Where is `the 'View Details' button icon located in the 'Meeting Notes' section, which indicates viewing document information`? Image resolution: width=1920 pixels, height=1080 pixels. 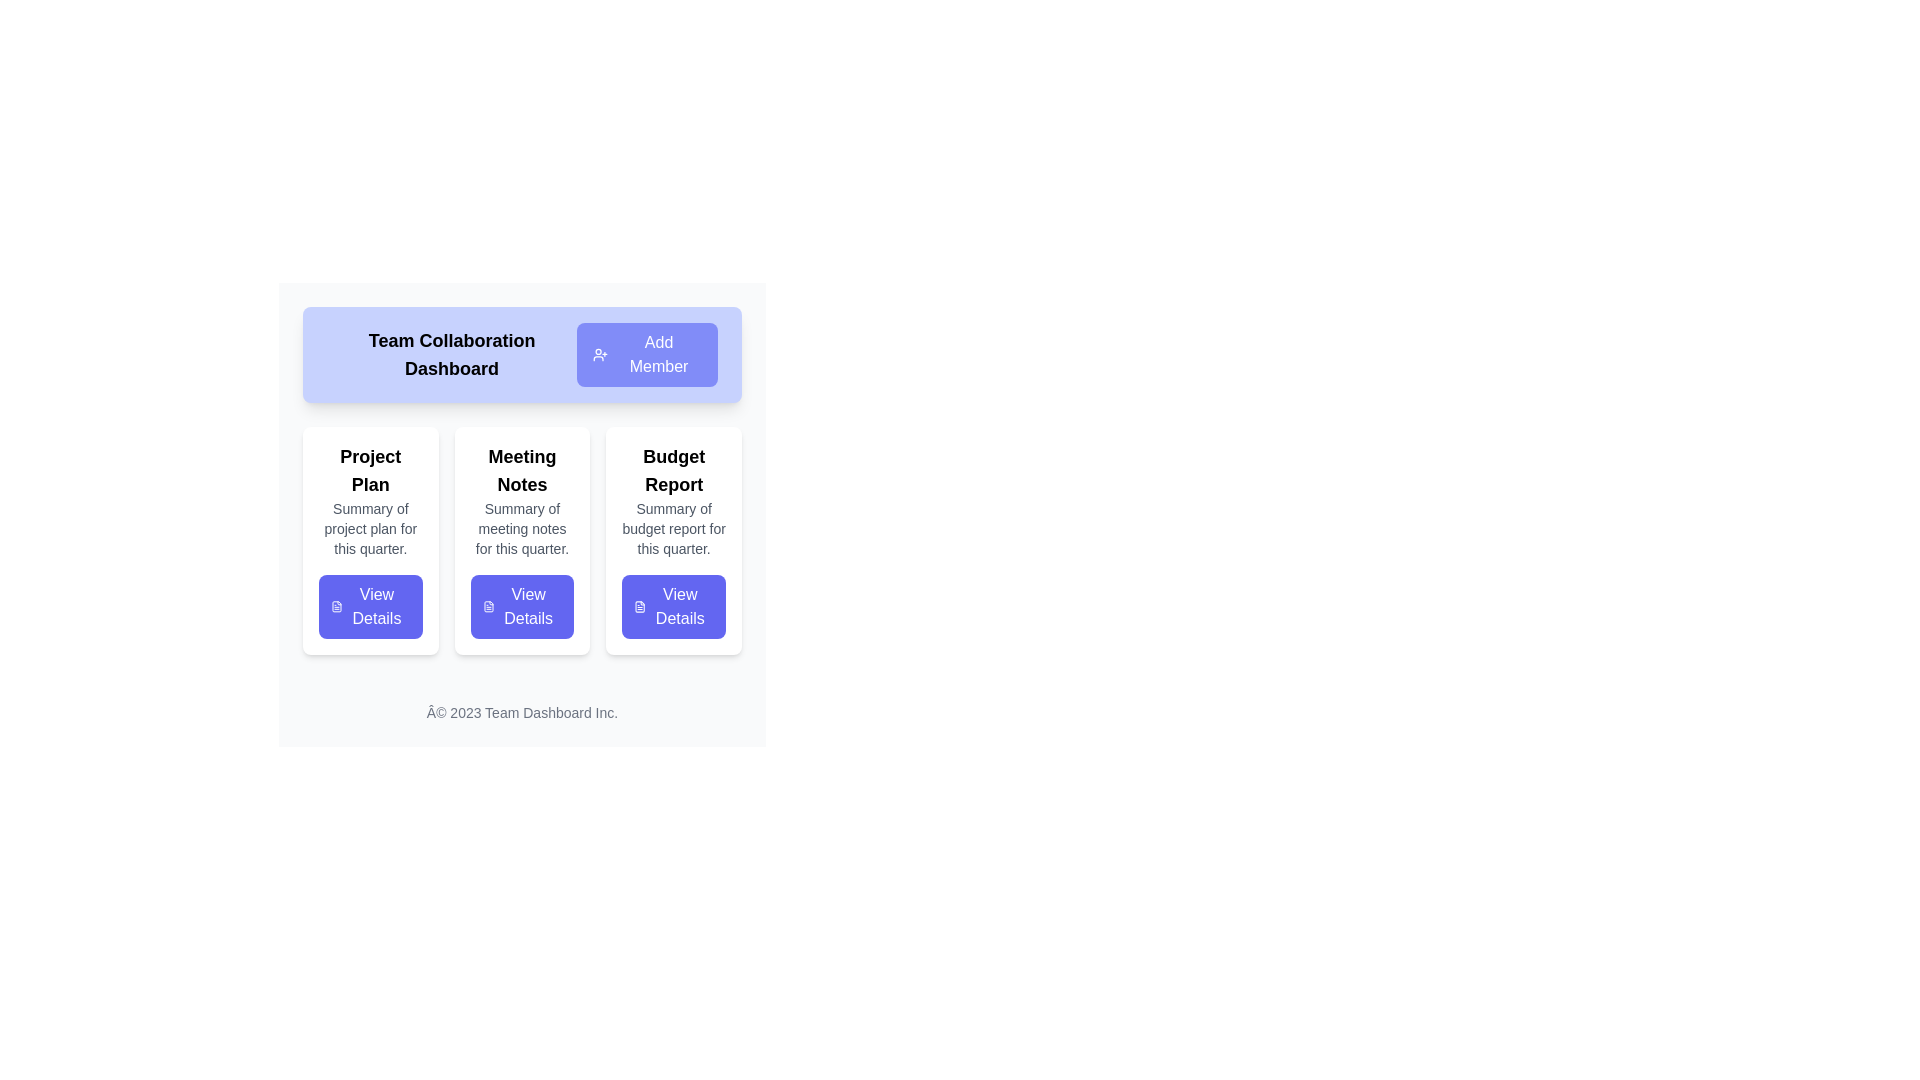 the 'View Details' button icon located in the 'Meeting Notes' section, which indicates viewing document information is located at coordinates (488, 605).